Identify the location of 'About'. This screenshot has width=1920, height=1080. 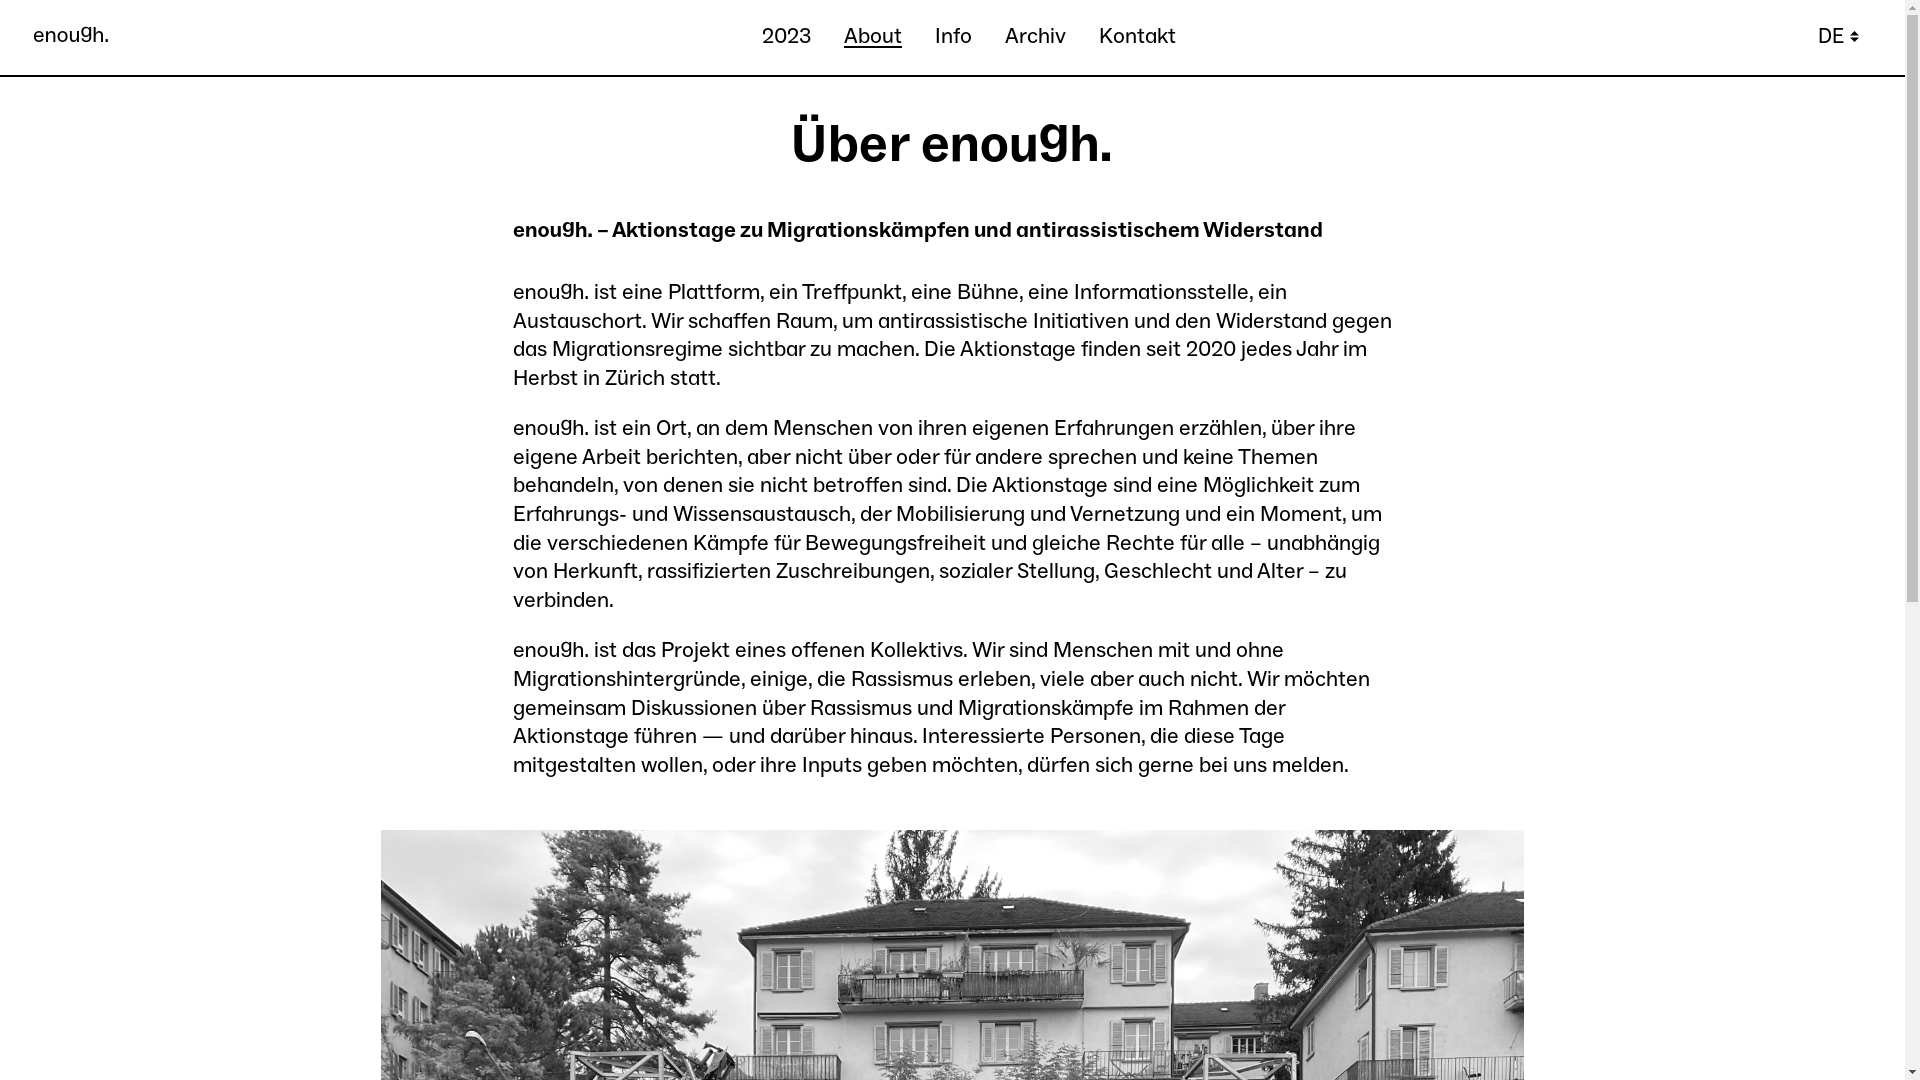
(844, 37).